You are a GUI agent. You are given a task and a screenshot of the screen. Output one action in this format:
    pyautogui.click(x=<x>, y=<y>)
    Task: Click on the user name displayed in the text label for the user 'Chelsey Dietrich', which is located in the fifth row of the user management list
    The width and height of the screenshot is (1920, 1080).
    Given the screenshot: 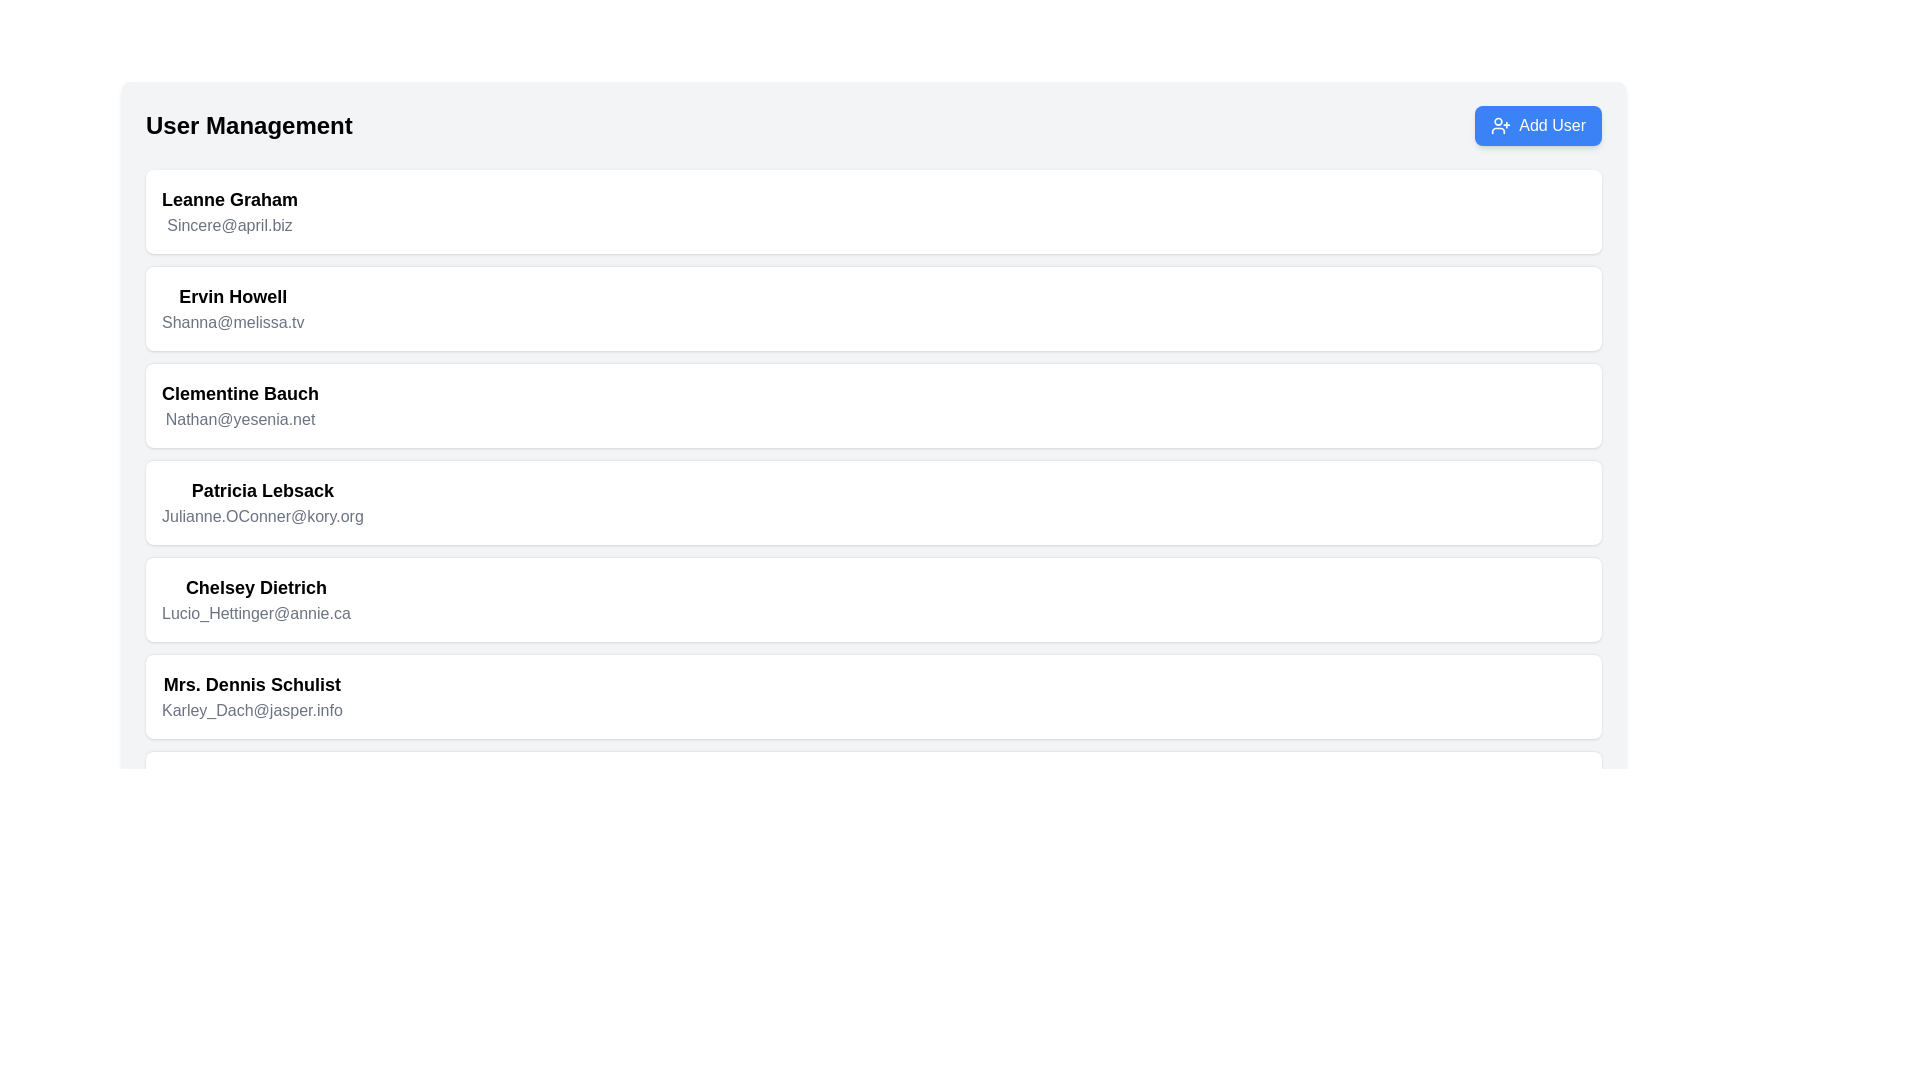 What is the action you would take?
    pyautogui.click(x=255, y=586)
    